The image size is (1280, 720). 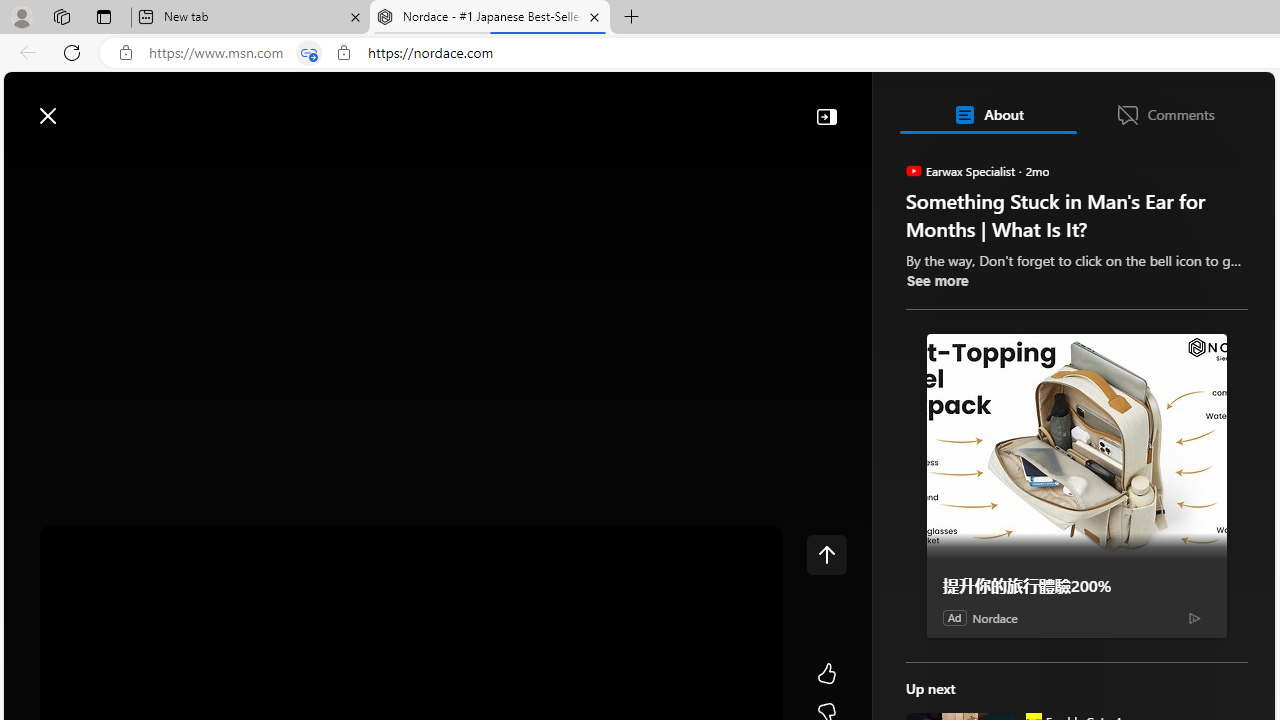 I want to click on 'Collapse', so click(x=826, y=115).